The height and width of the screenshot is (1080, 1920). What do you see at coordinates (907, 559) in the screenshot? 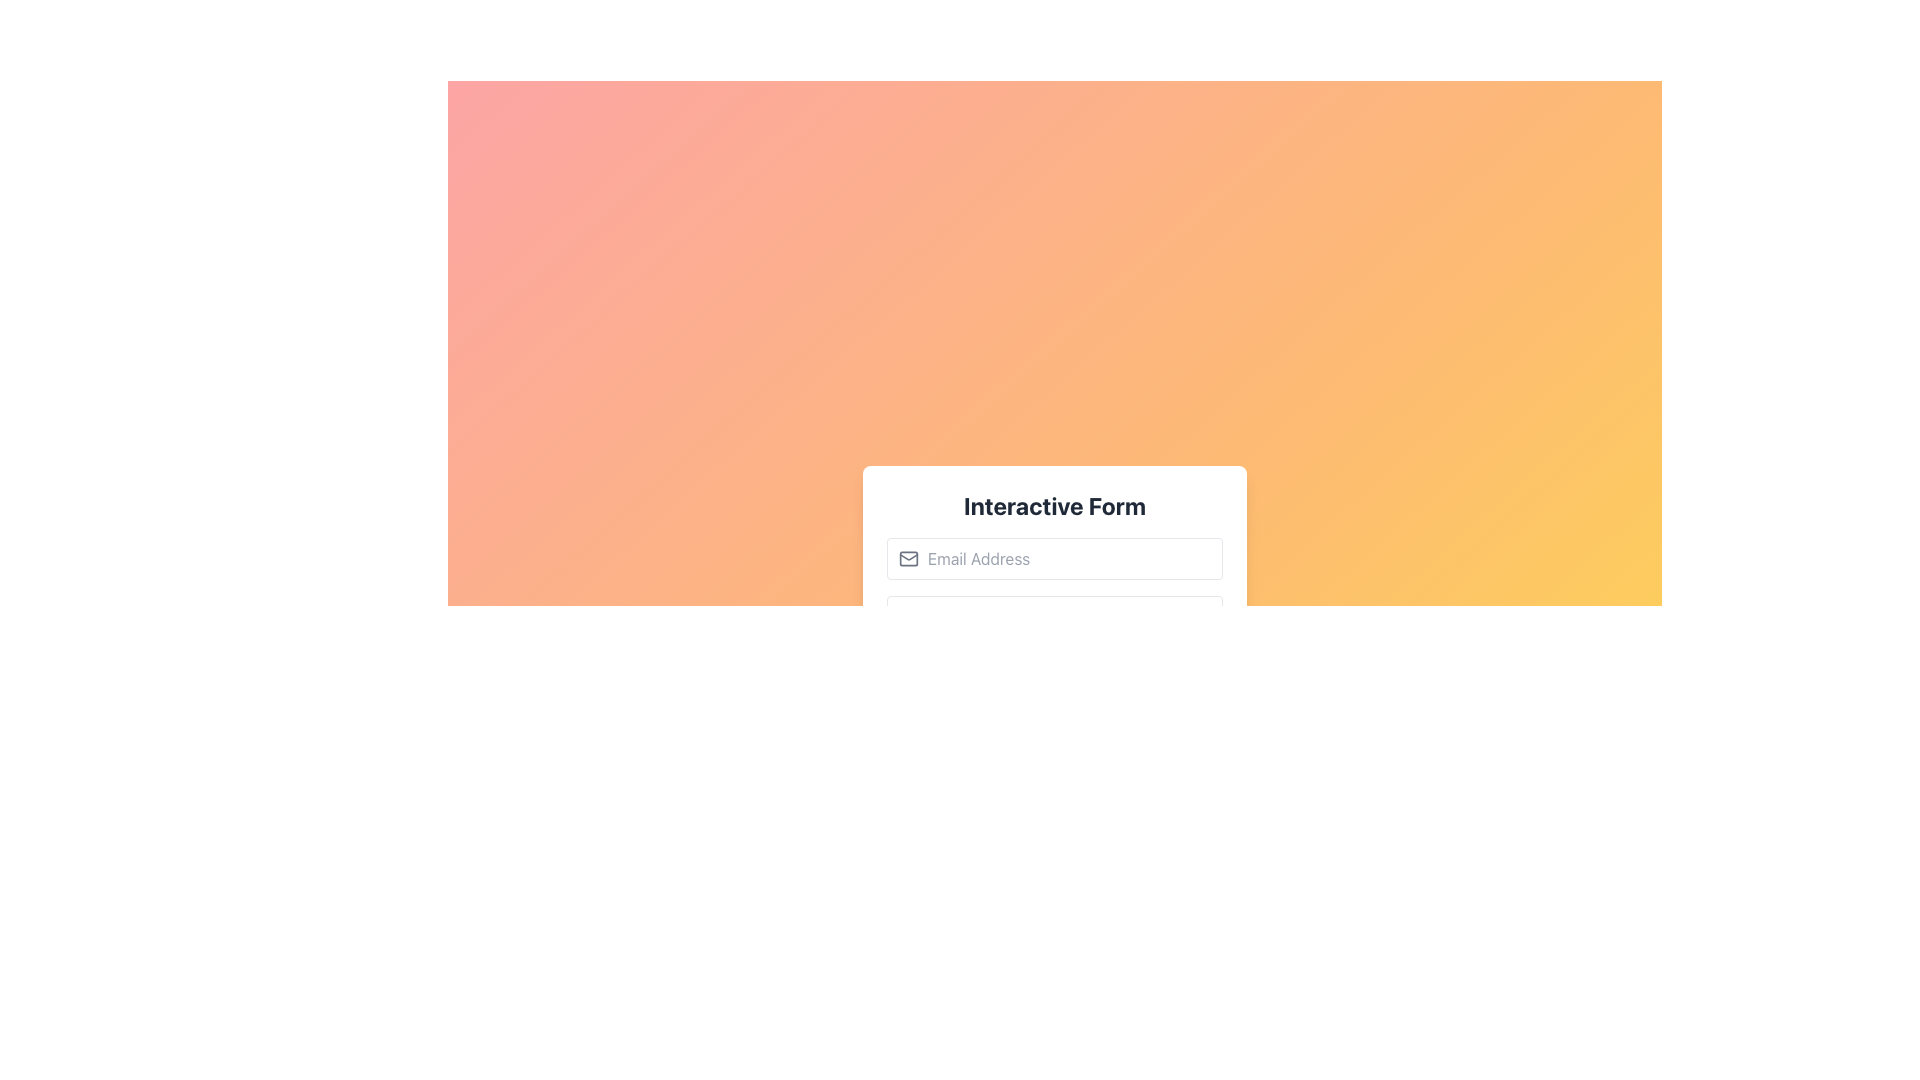
I see `the email icon that serves as a visual cue for the email input field, located to the left of the input field with the placeholder 'Email Address'` at bounding box center [907, 559].